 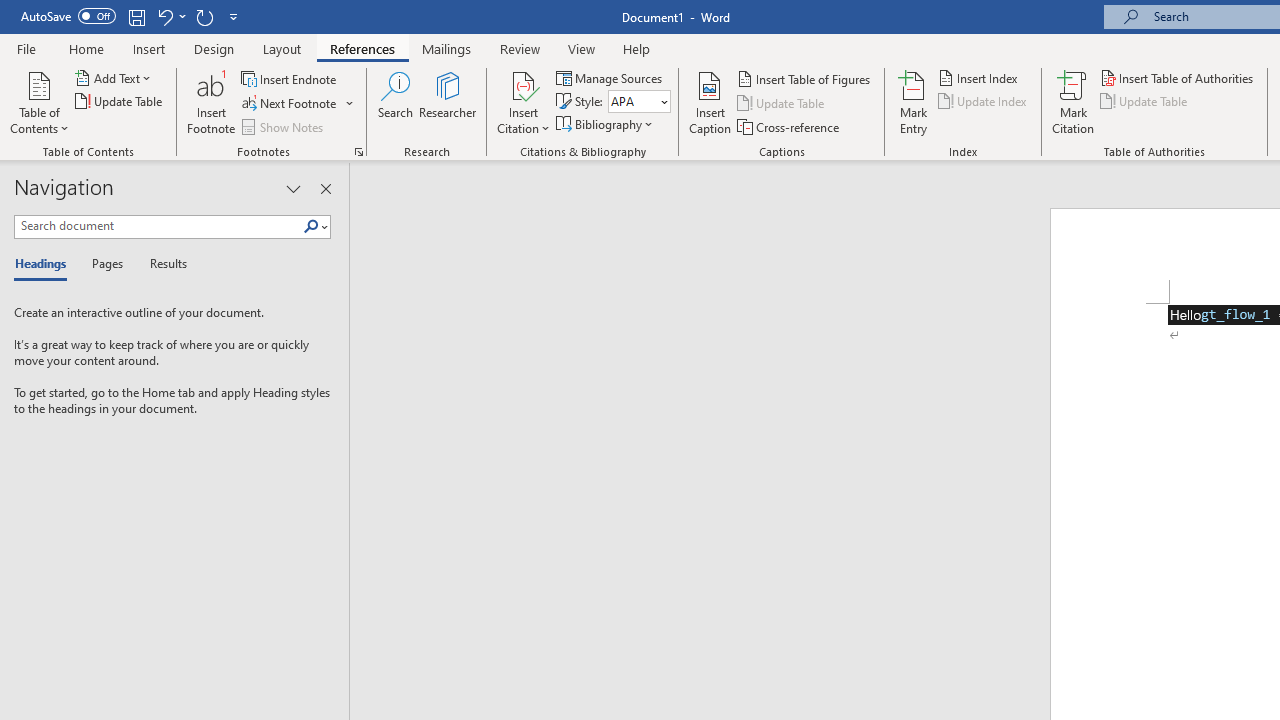 What do you see at coordinates (805, 78) in the screenshot?
I see `'Insert Table of Figures...'` at bounding box center [805, 78].